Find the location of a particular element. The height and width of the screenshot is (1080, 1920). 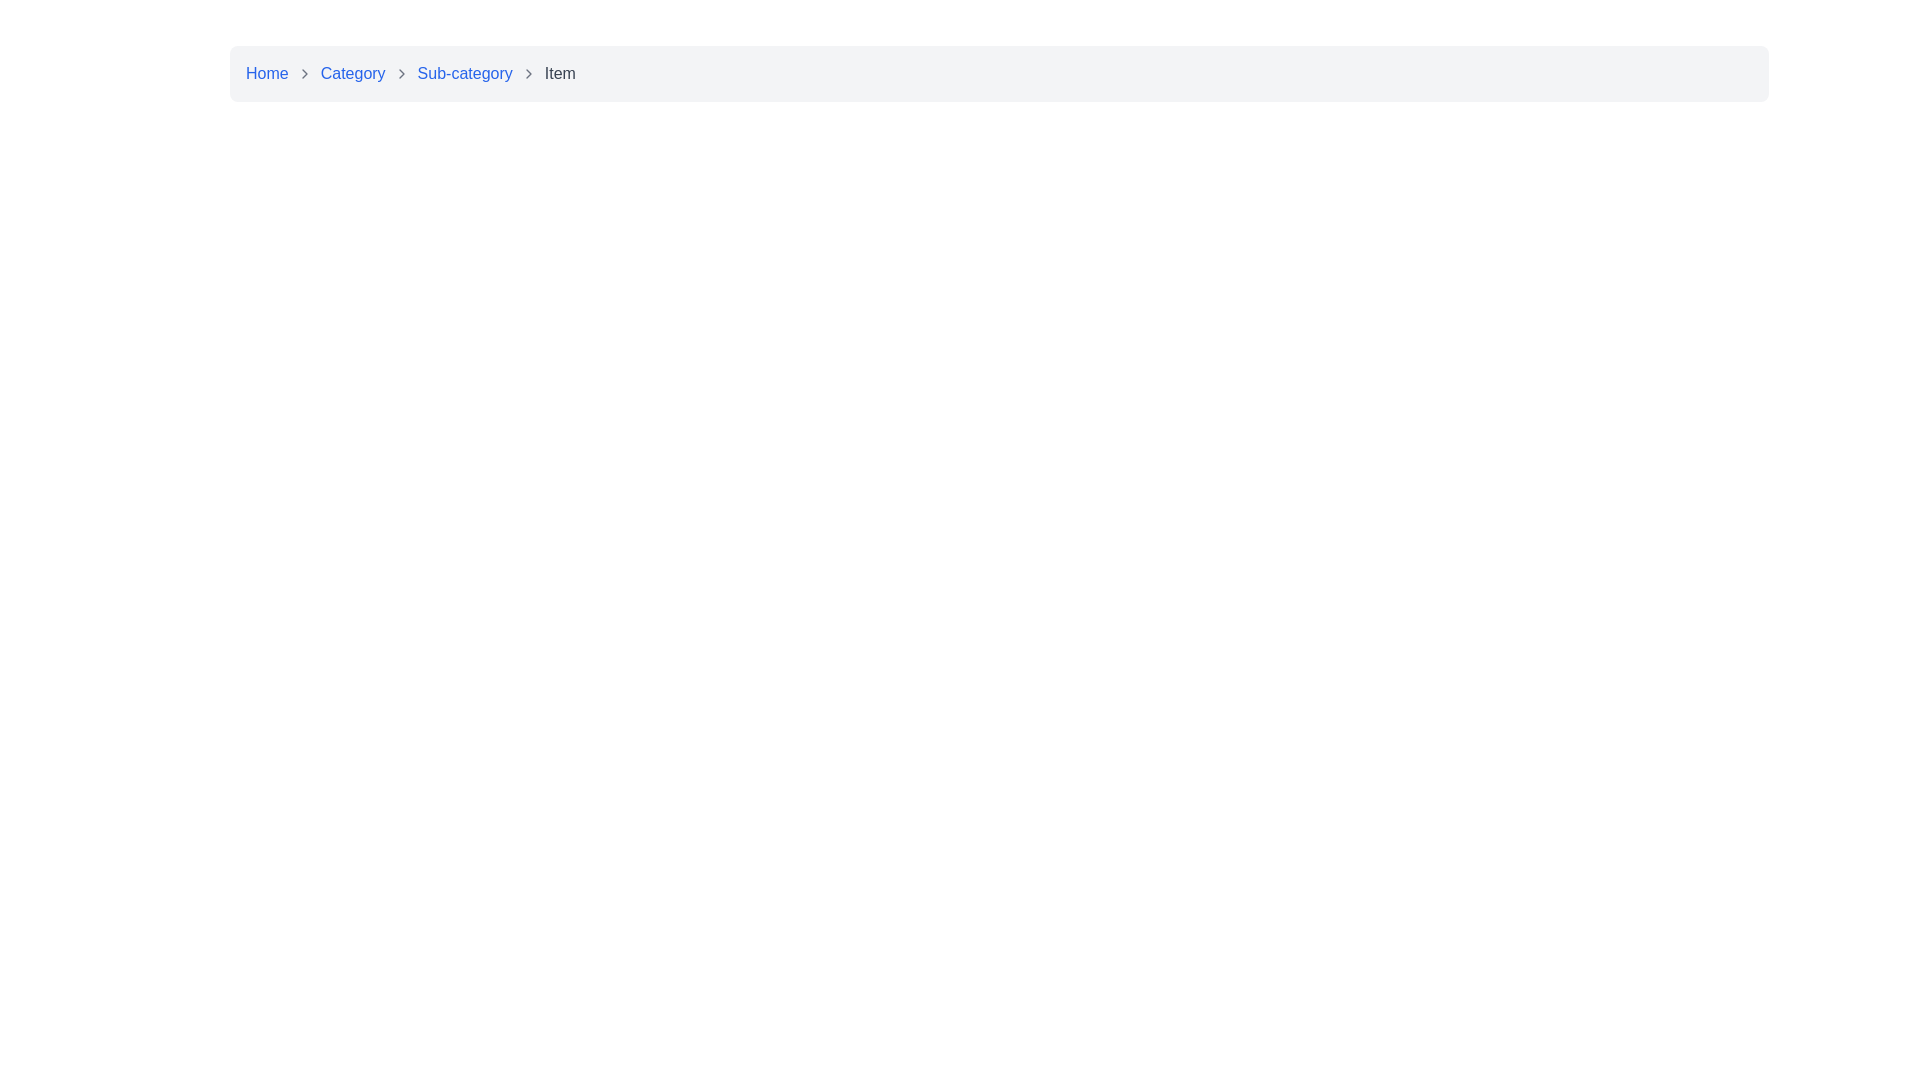

the arrow icon that separates breadcrumb items, positioned between the 'Home' link and the 'Category' link in the navigation structure is located at coordinates (303, 72).